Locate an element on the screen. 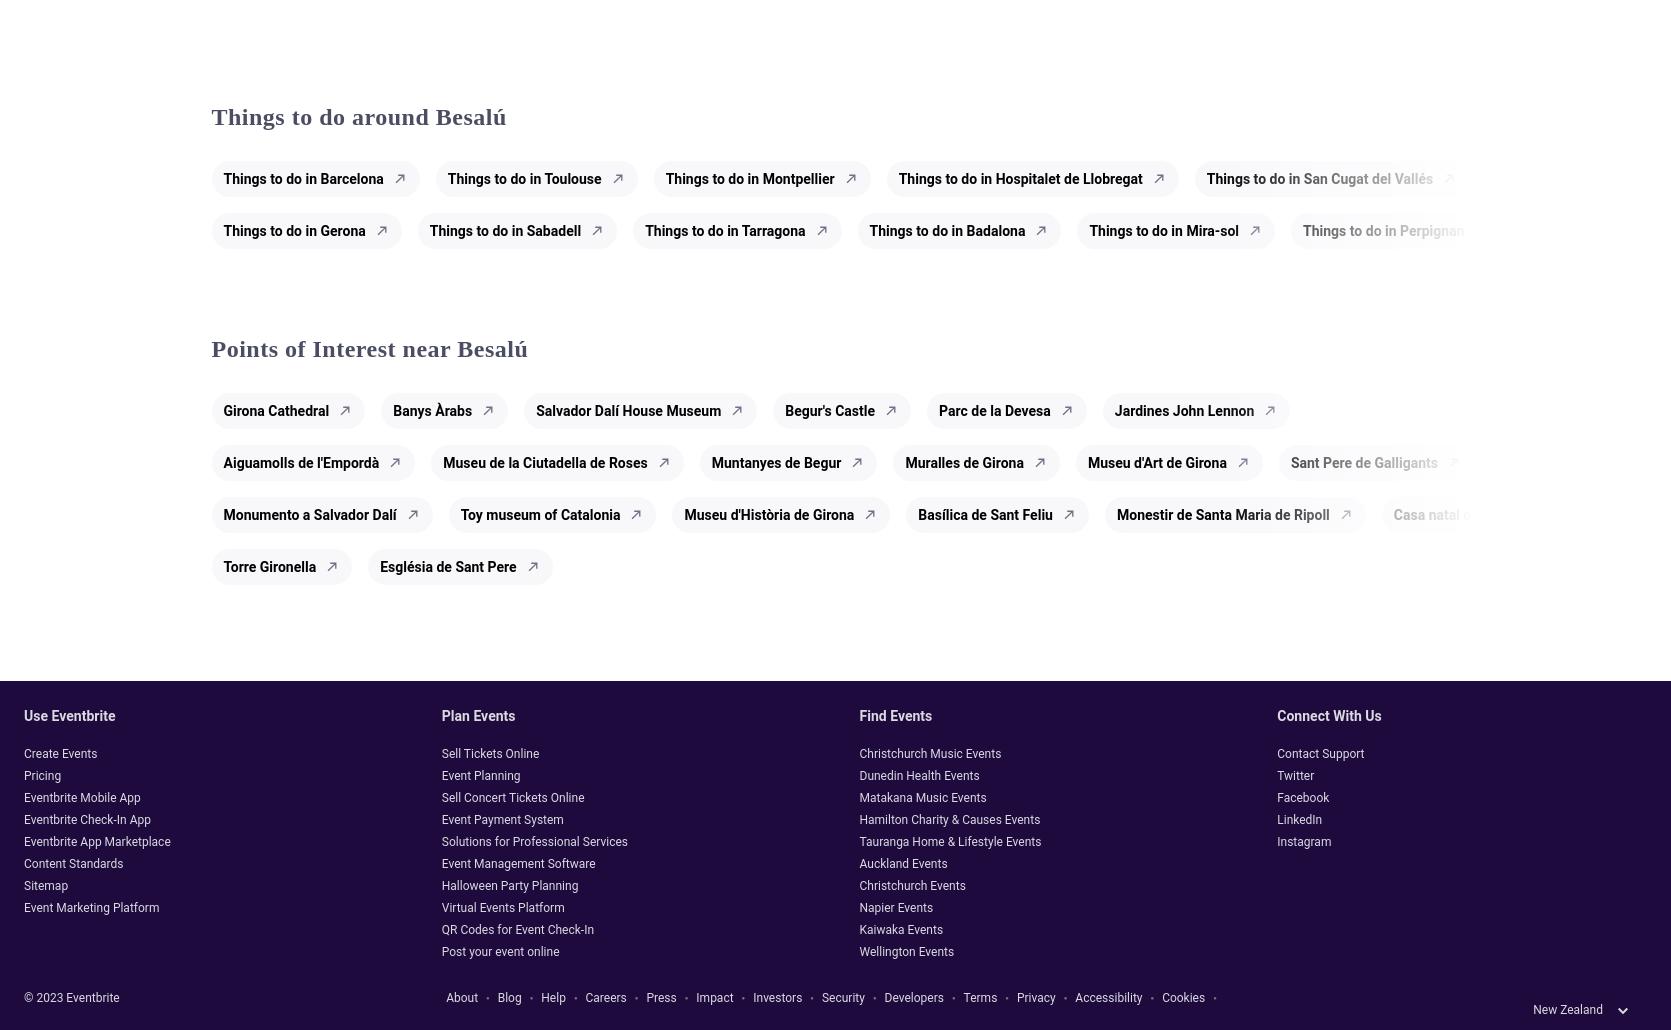  'Solutions for Professional Services' is located at coordinates (533, 839).